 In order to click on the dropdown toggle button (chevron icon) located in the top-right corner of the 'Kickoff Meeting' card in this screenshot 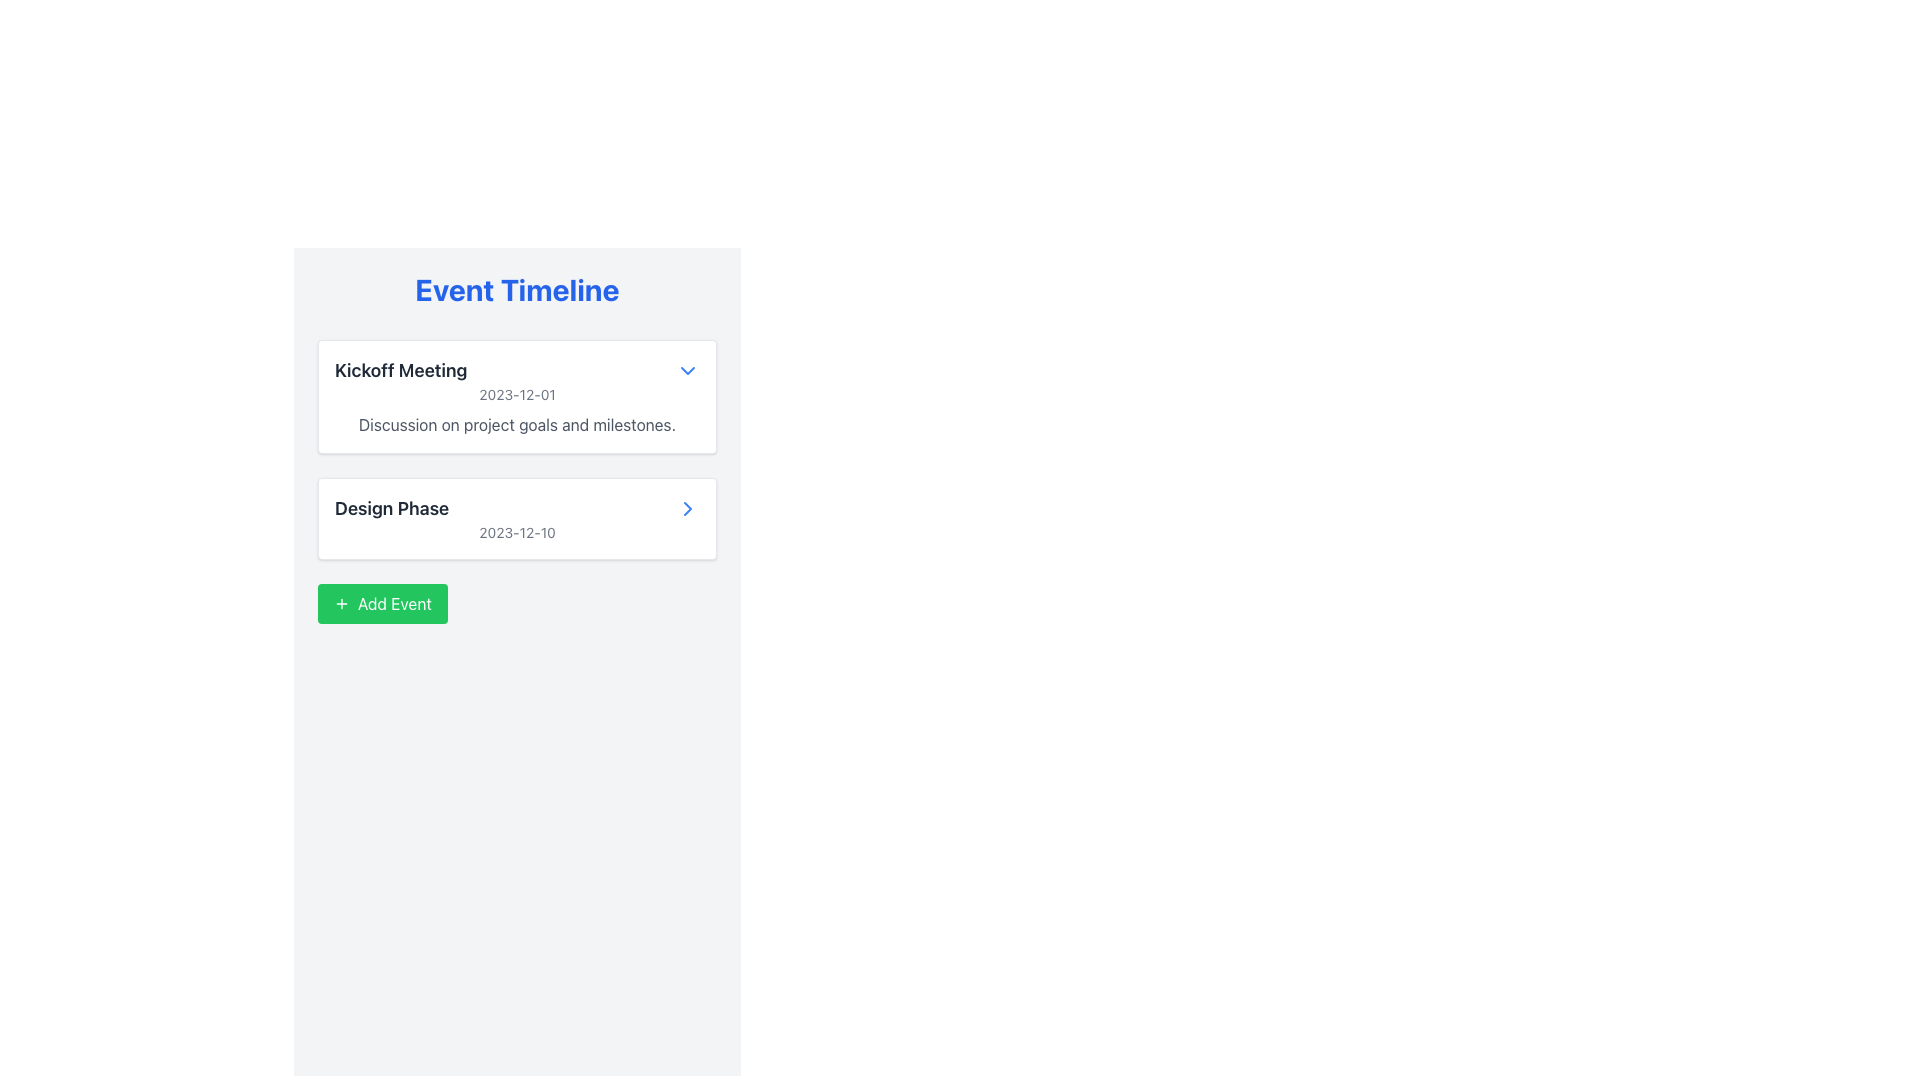, I will do `click(687, 370)`.